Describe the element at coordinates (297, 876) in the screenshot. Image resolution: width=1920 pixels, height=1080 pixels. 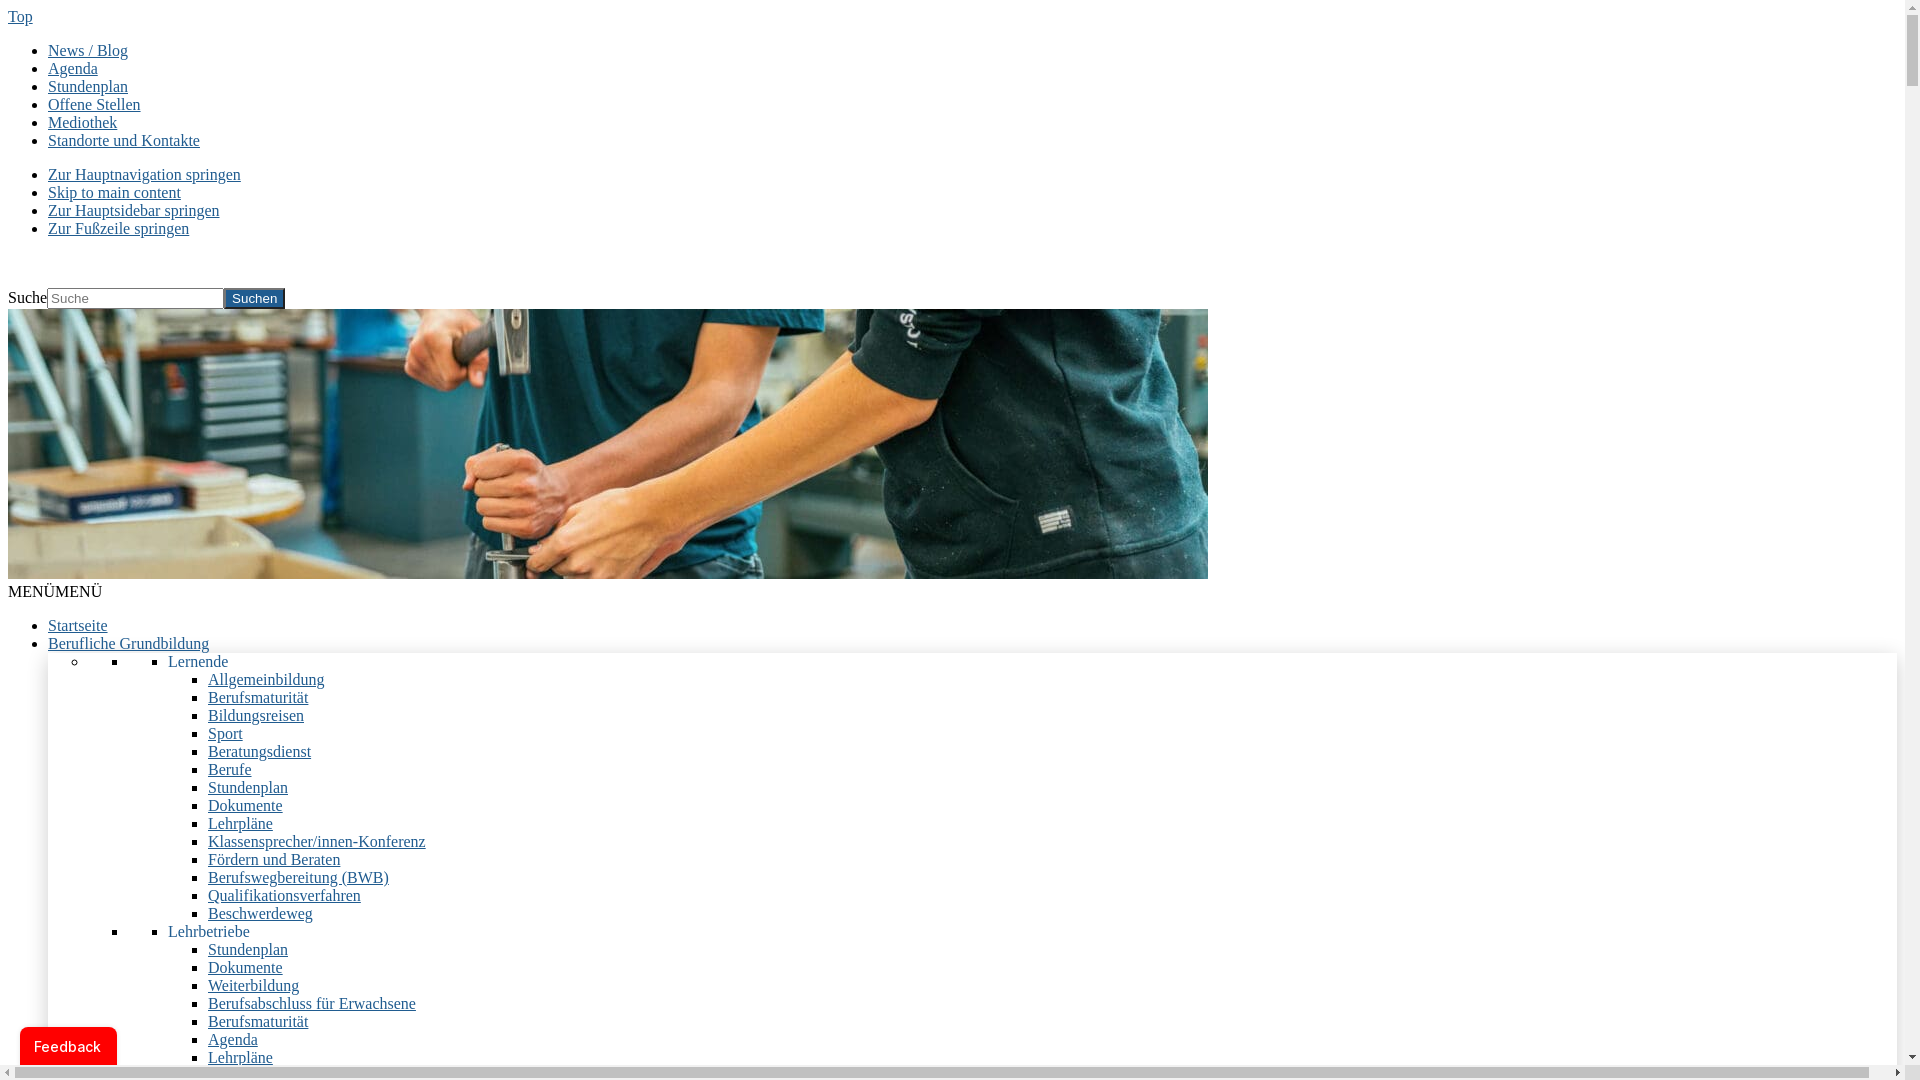
I see `'Berufswegbereitung (BWB)'` at that location.